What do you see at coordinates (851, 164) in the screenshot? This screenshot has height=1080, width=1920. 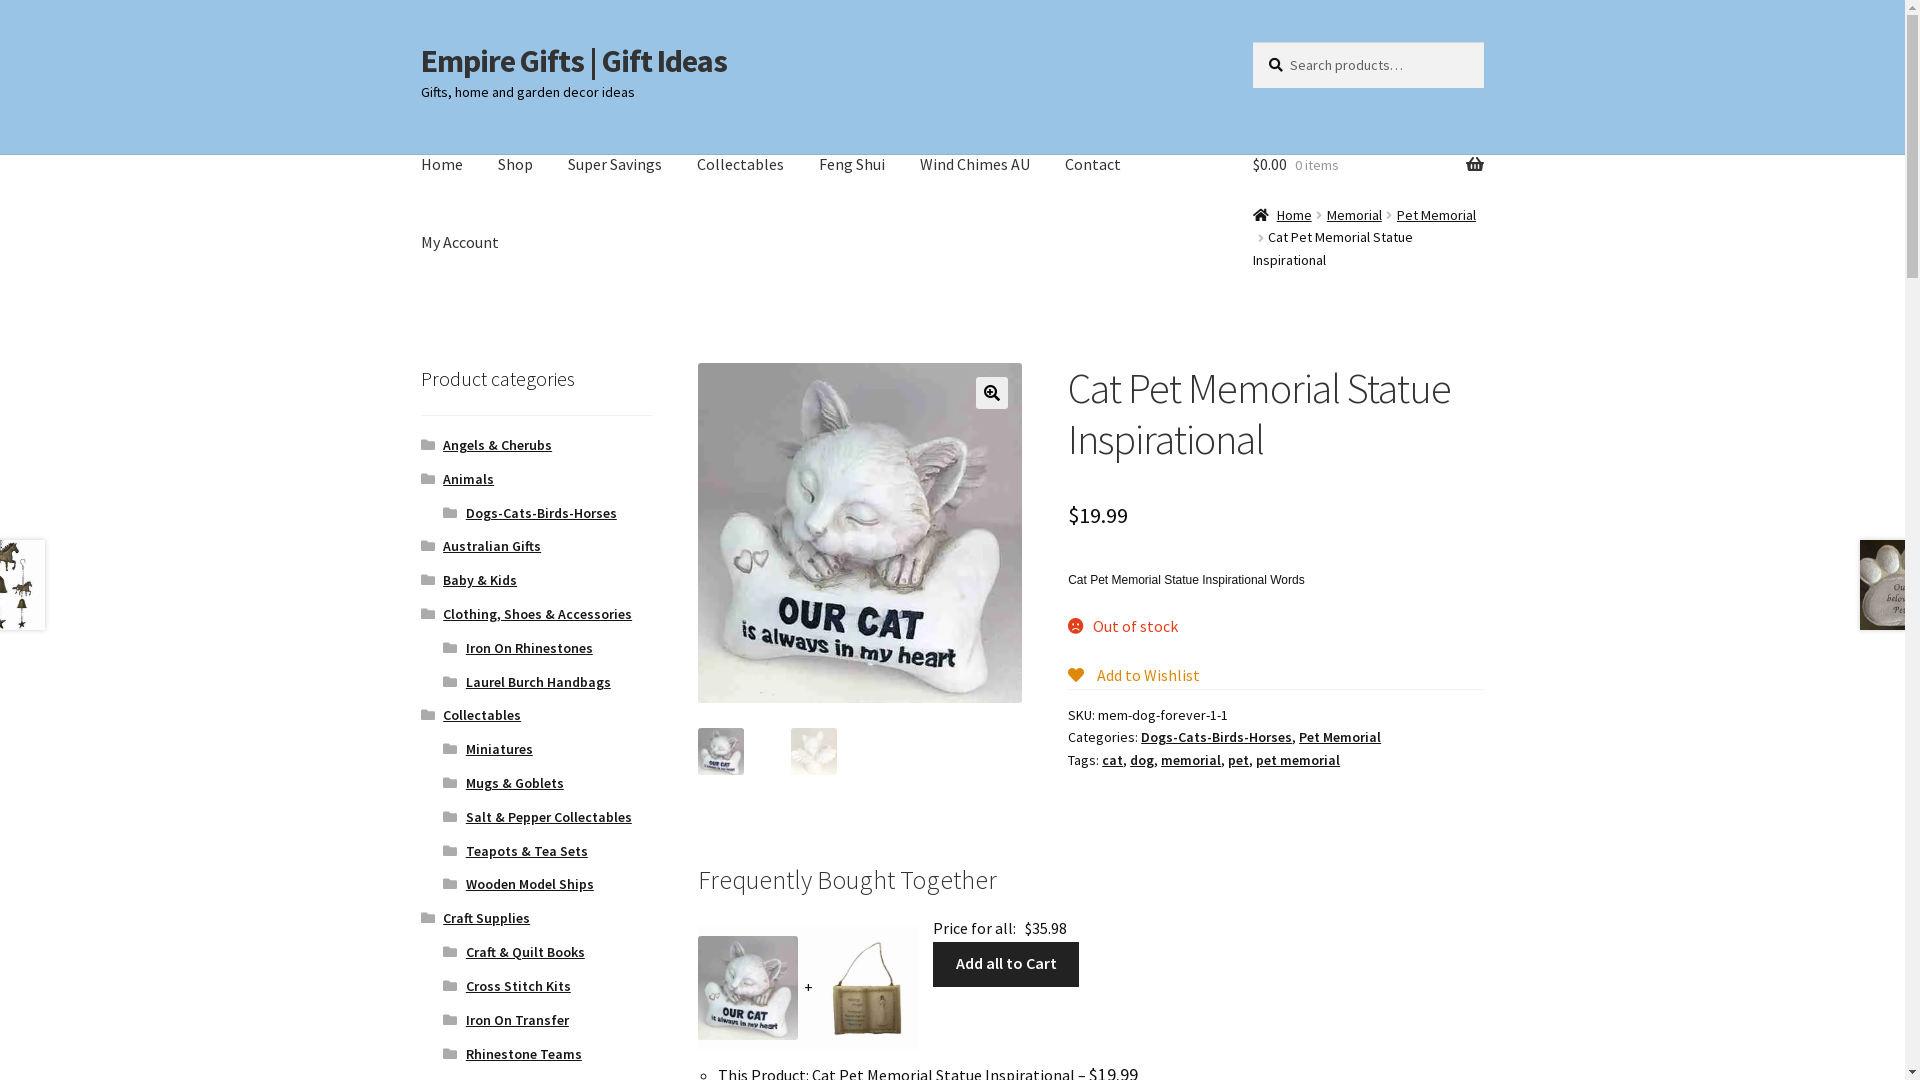 I see `'Feng Shui'` at bounding box center [851, 164].